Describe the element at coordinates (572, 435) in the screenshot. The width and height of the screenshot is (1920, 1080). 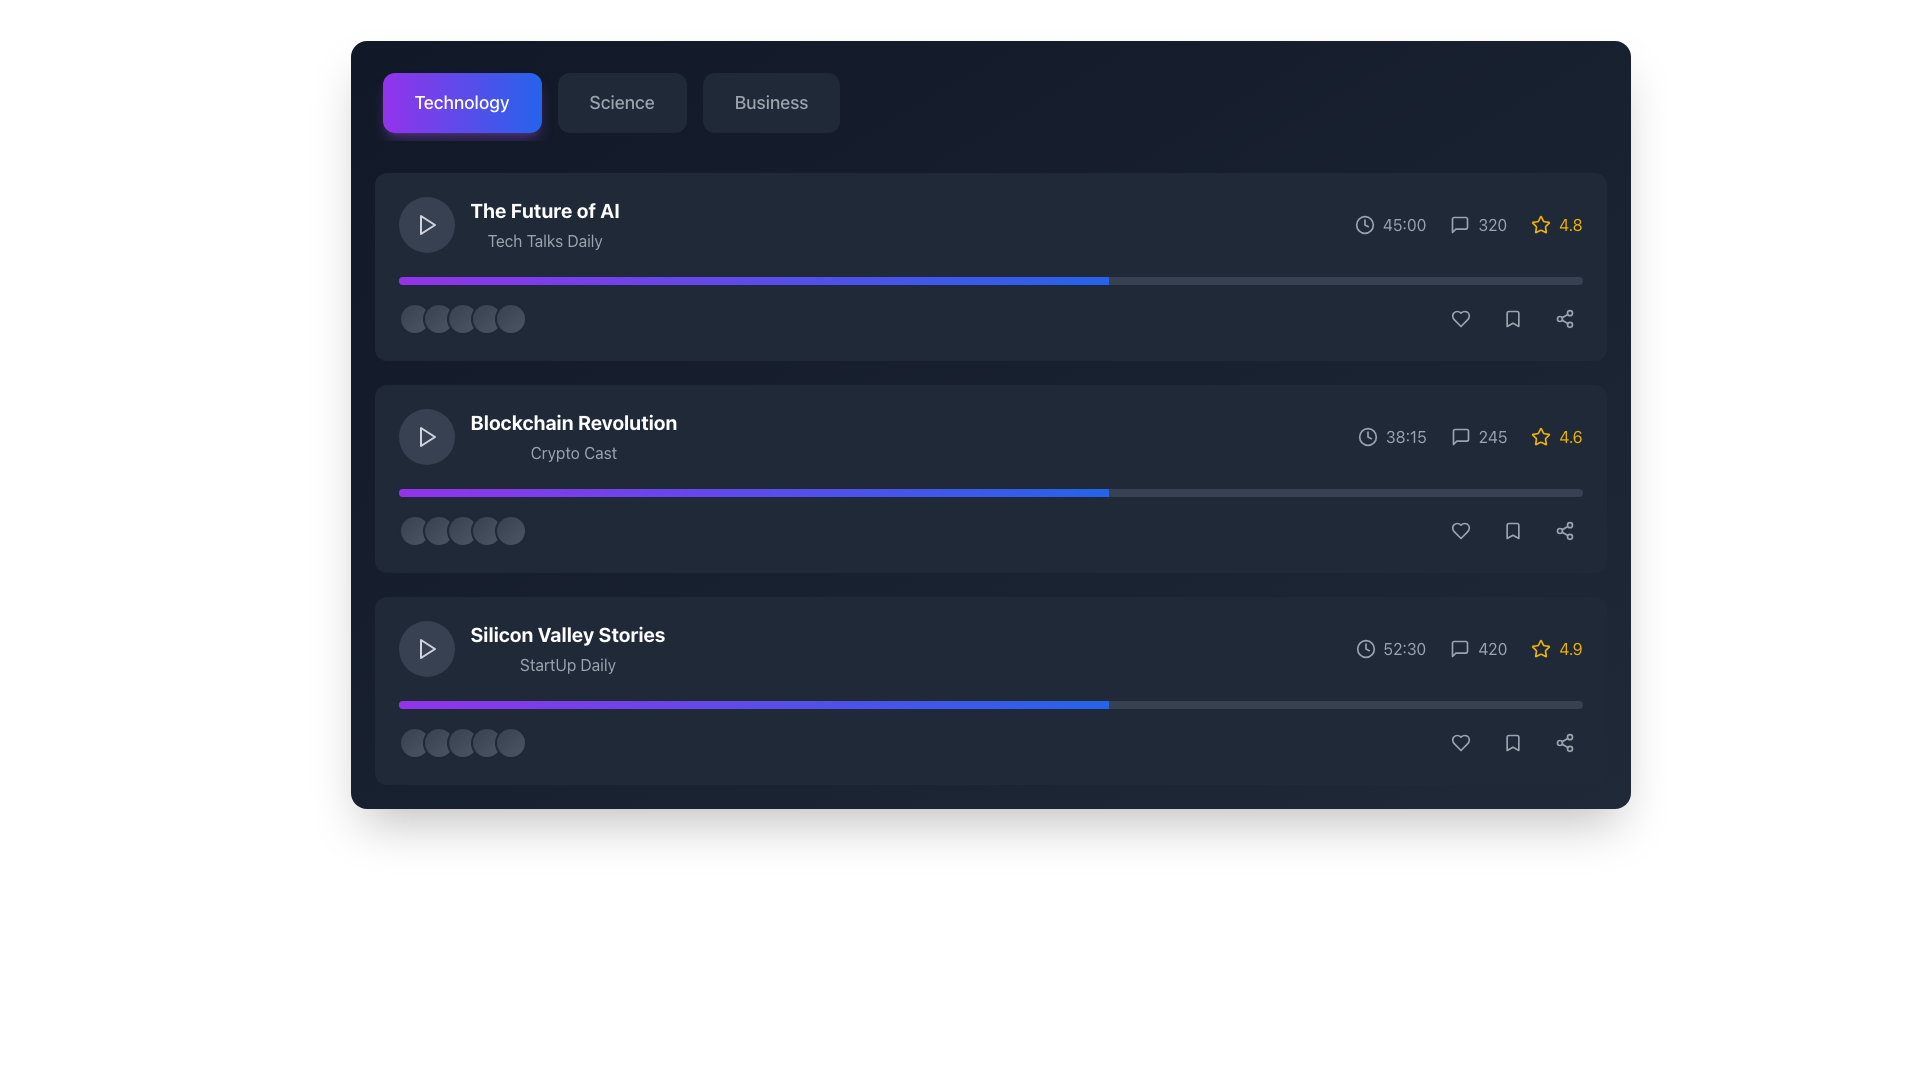
I see `the text content that provides information about a media item or podcast, located in the second row under the 'Technology' tab, centered horizontally and slightly below the play icon` at that location.